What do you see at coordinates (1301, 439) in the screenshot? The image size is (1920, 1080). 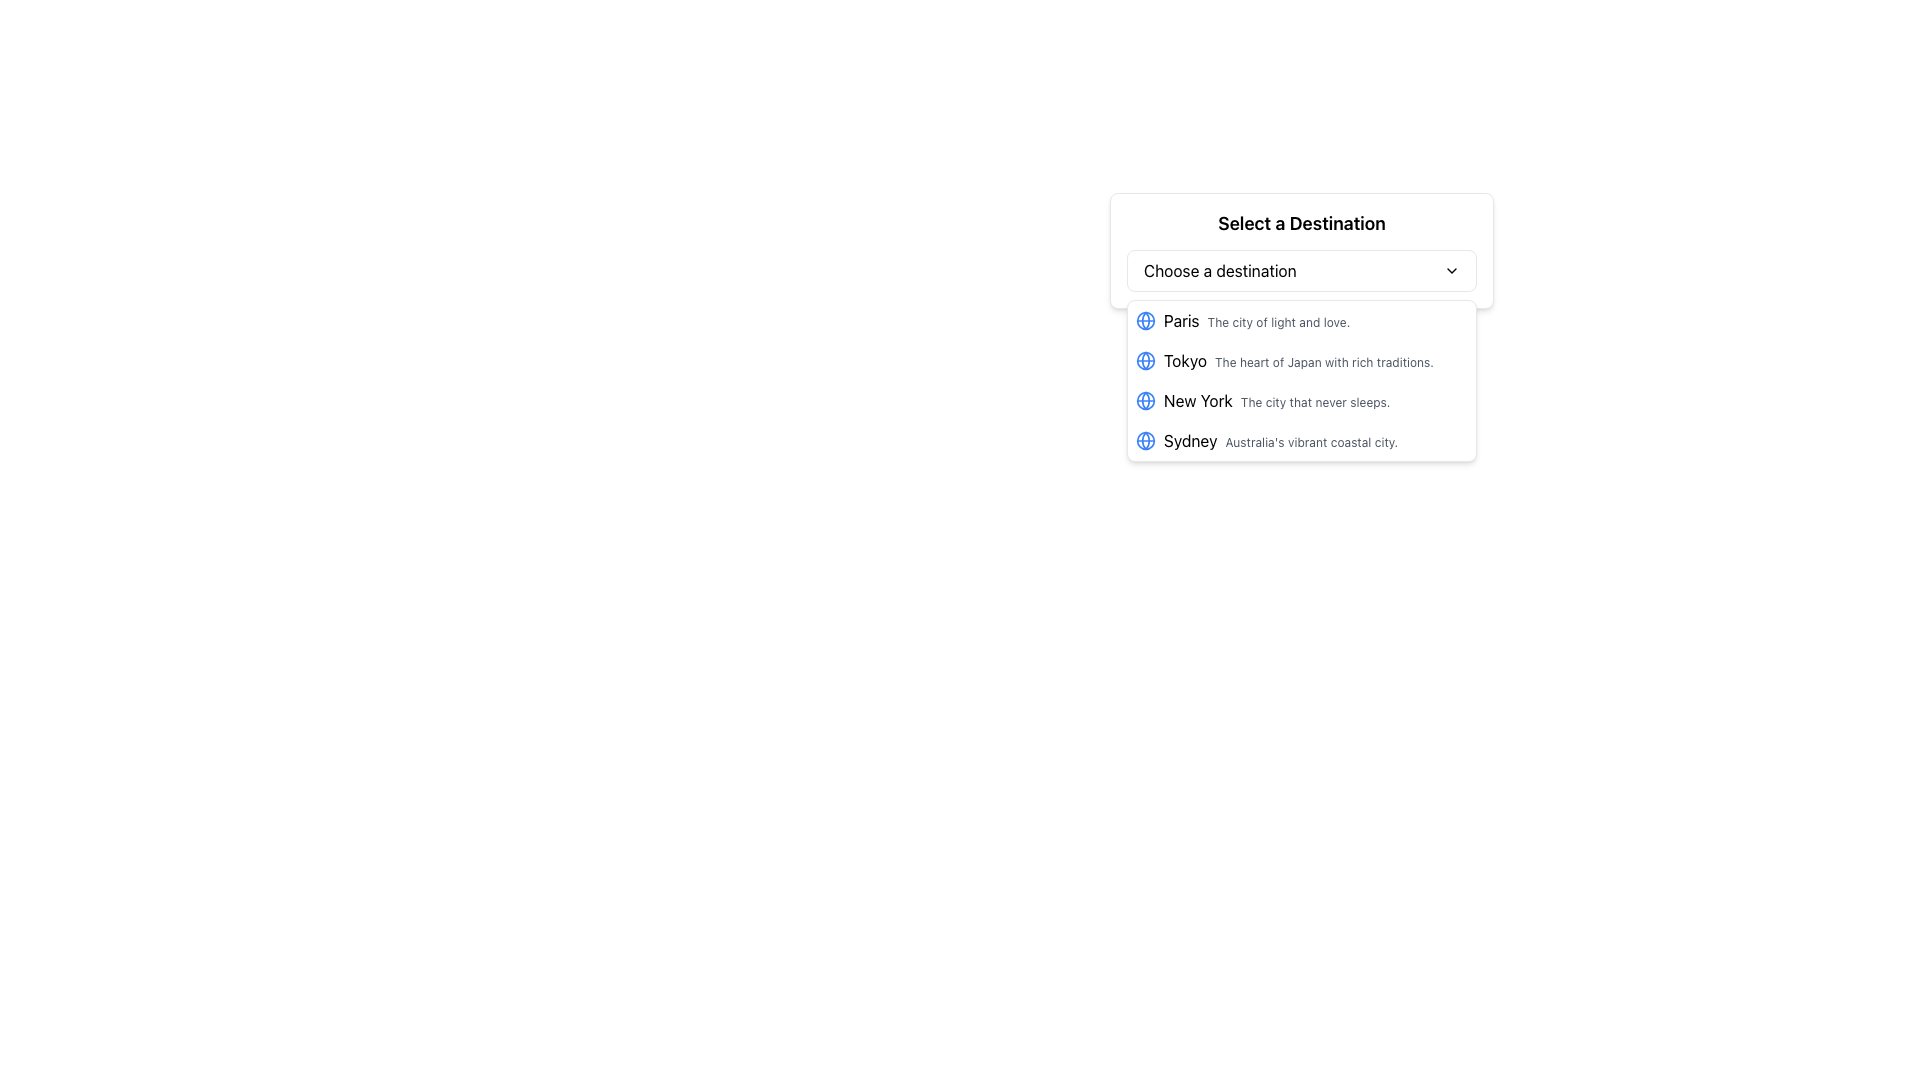 I see `the dropdown menu item labeled 'Sydney'` at bounding box center [1301, 439].